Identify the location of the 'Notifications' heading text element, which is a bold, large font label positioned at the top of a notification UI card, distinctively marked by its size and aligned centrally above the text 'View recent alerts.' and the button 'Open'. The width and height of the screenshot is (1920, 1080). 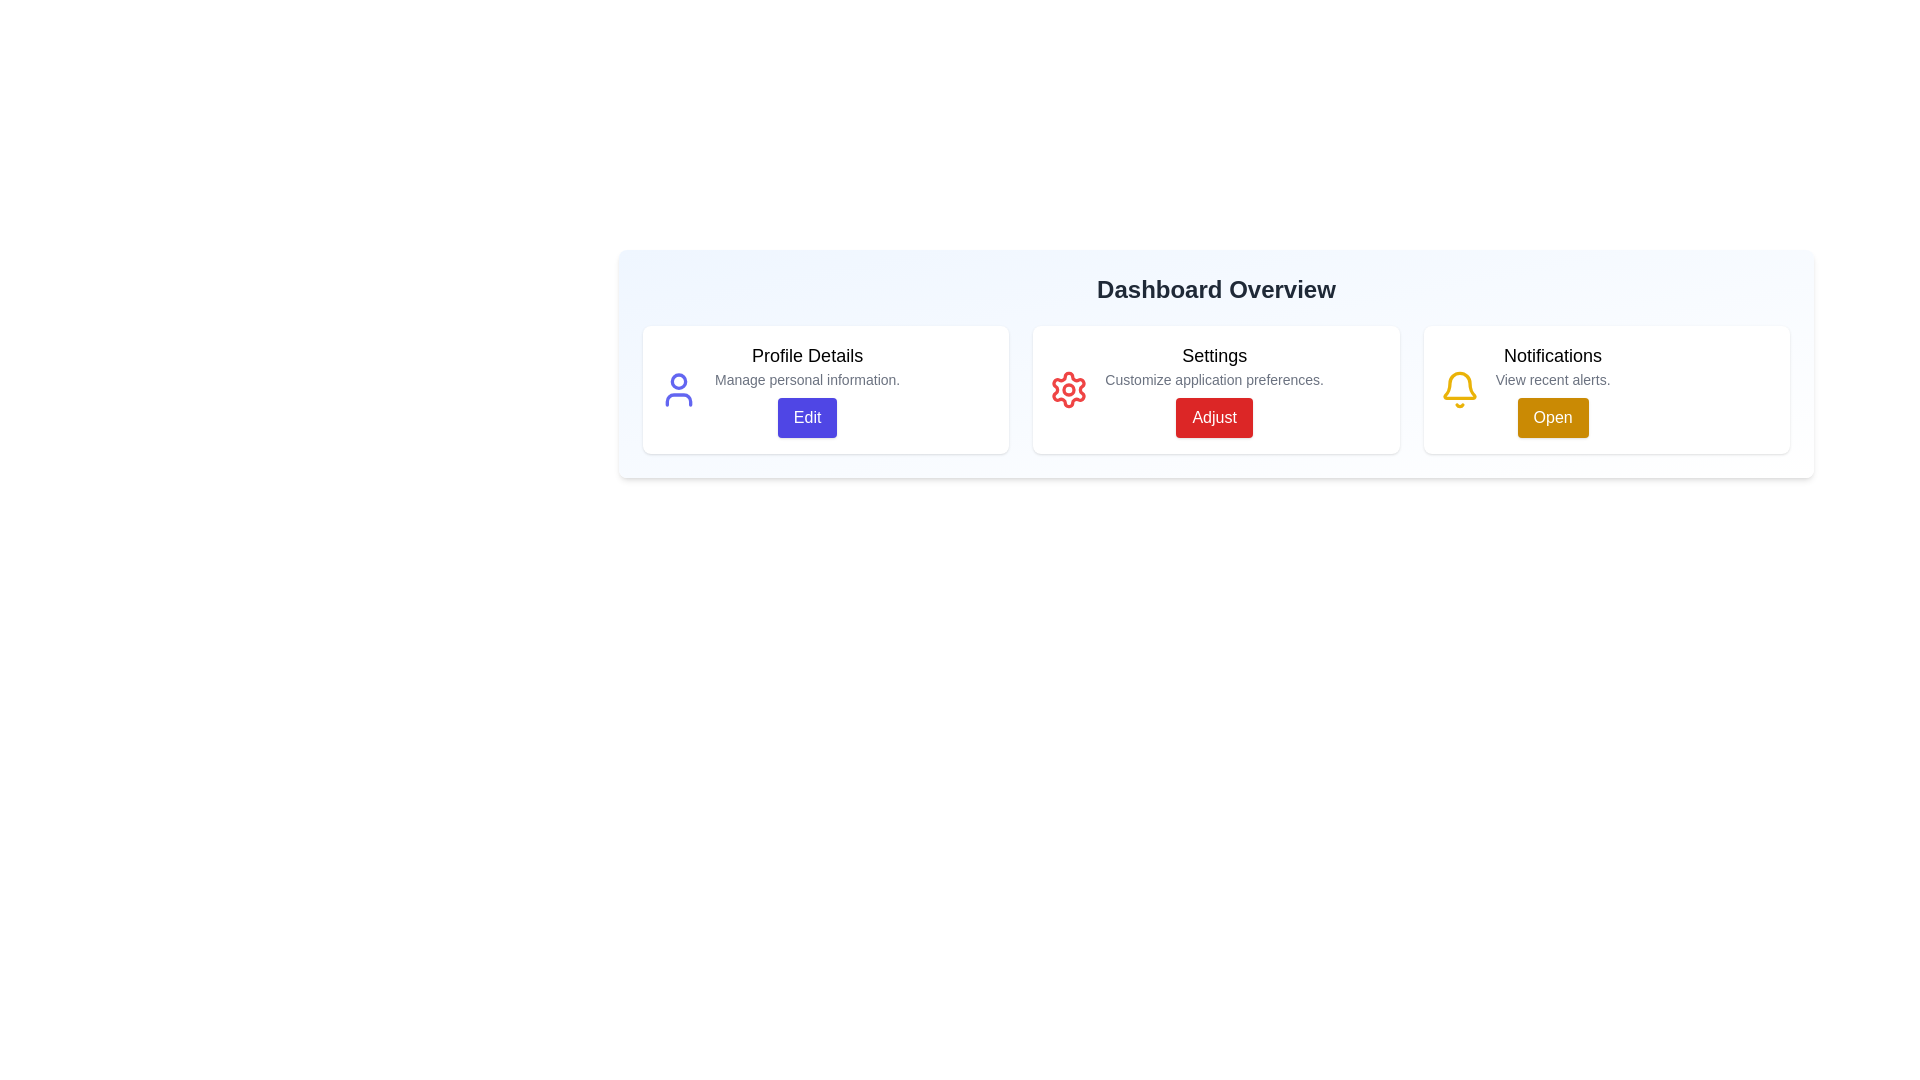
(1552, 354).